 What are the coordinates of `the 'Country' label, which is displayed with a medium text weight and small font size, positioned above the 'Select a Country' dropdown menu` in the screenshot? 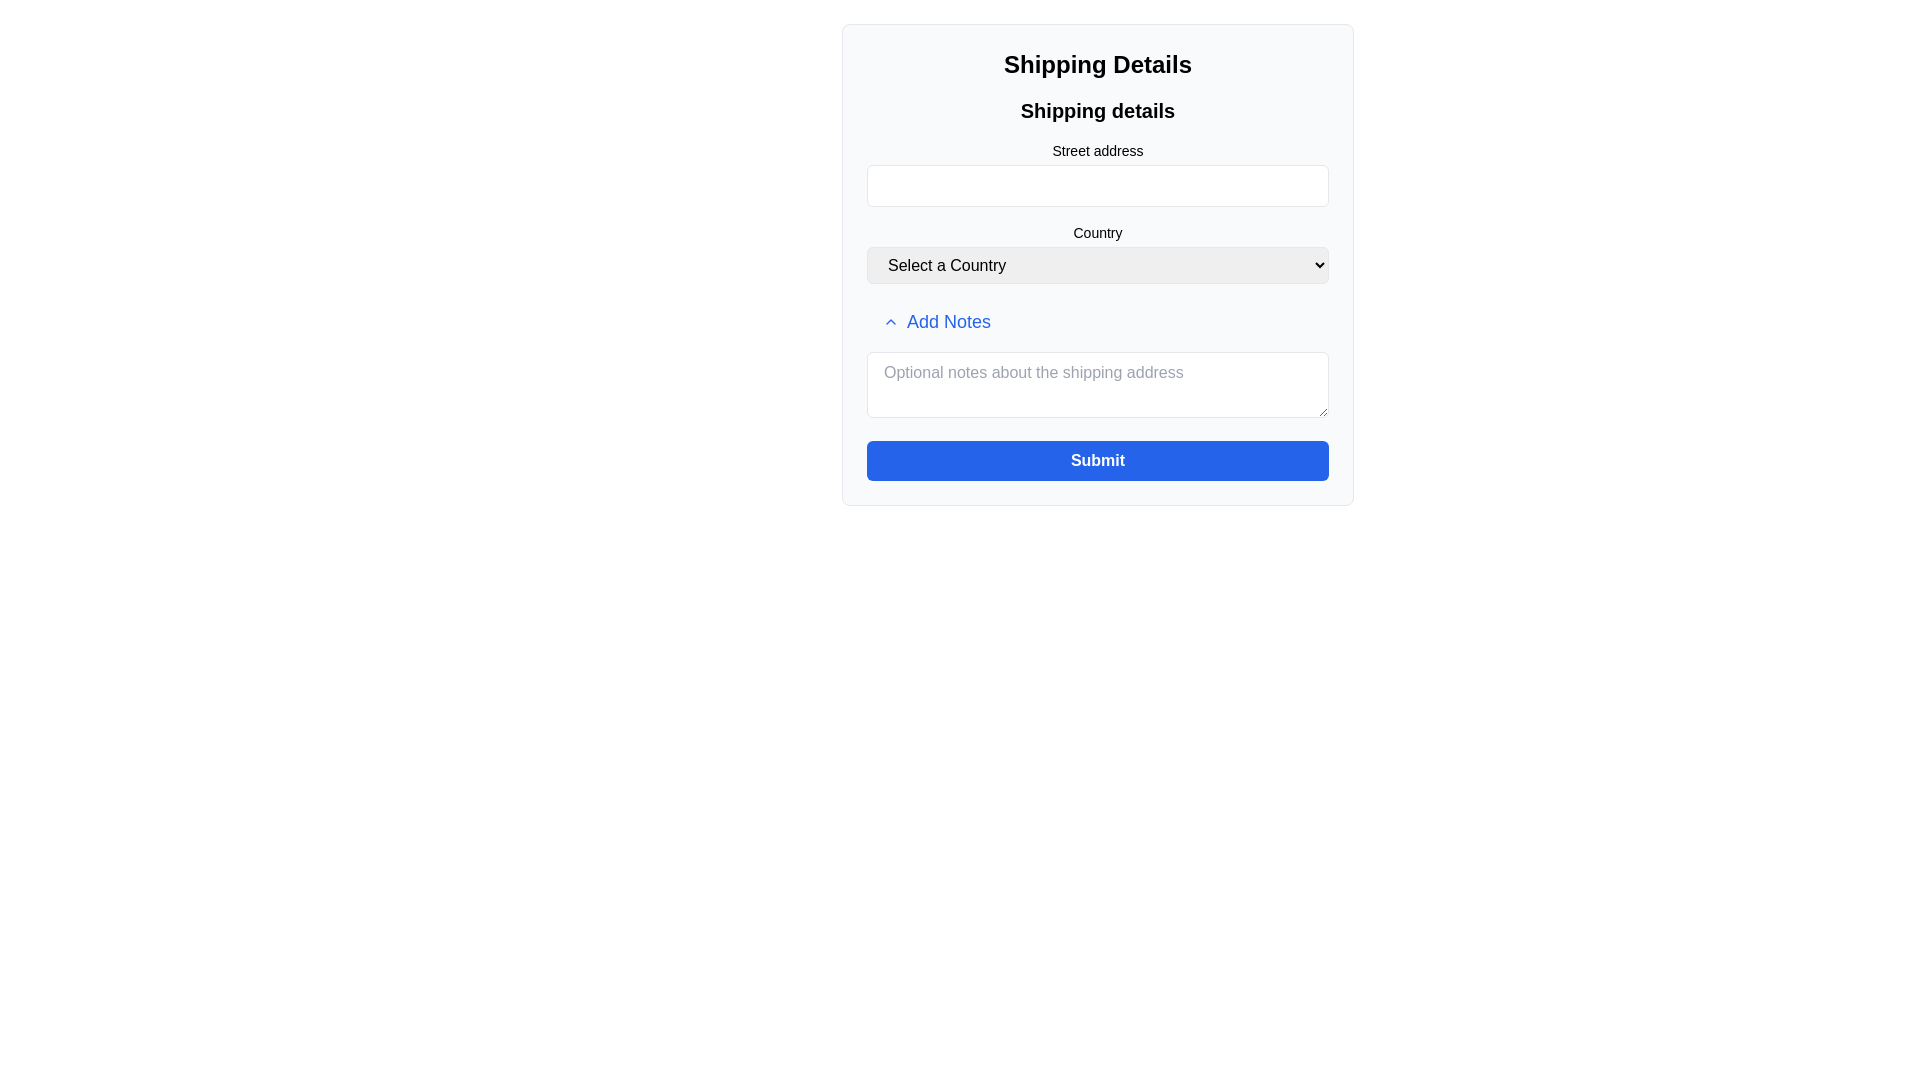 It's located at (1097, 231).